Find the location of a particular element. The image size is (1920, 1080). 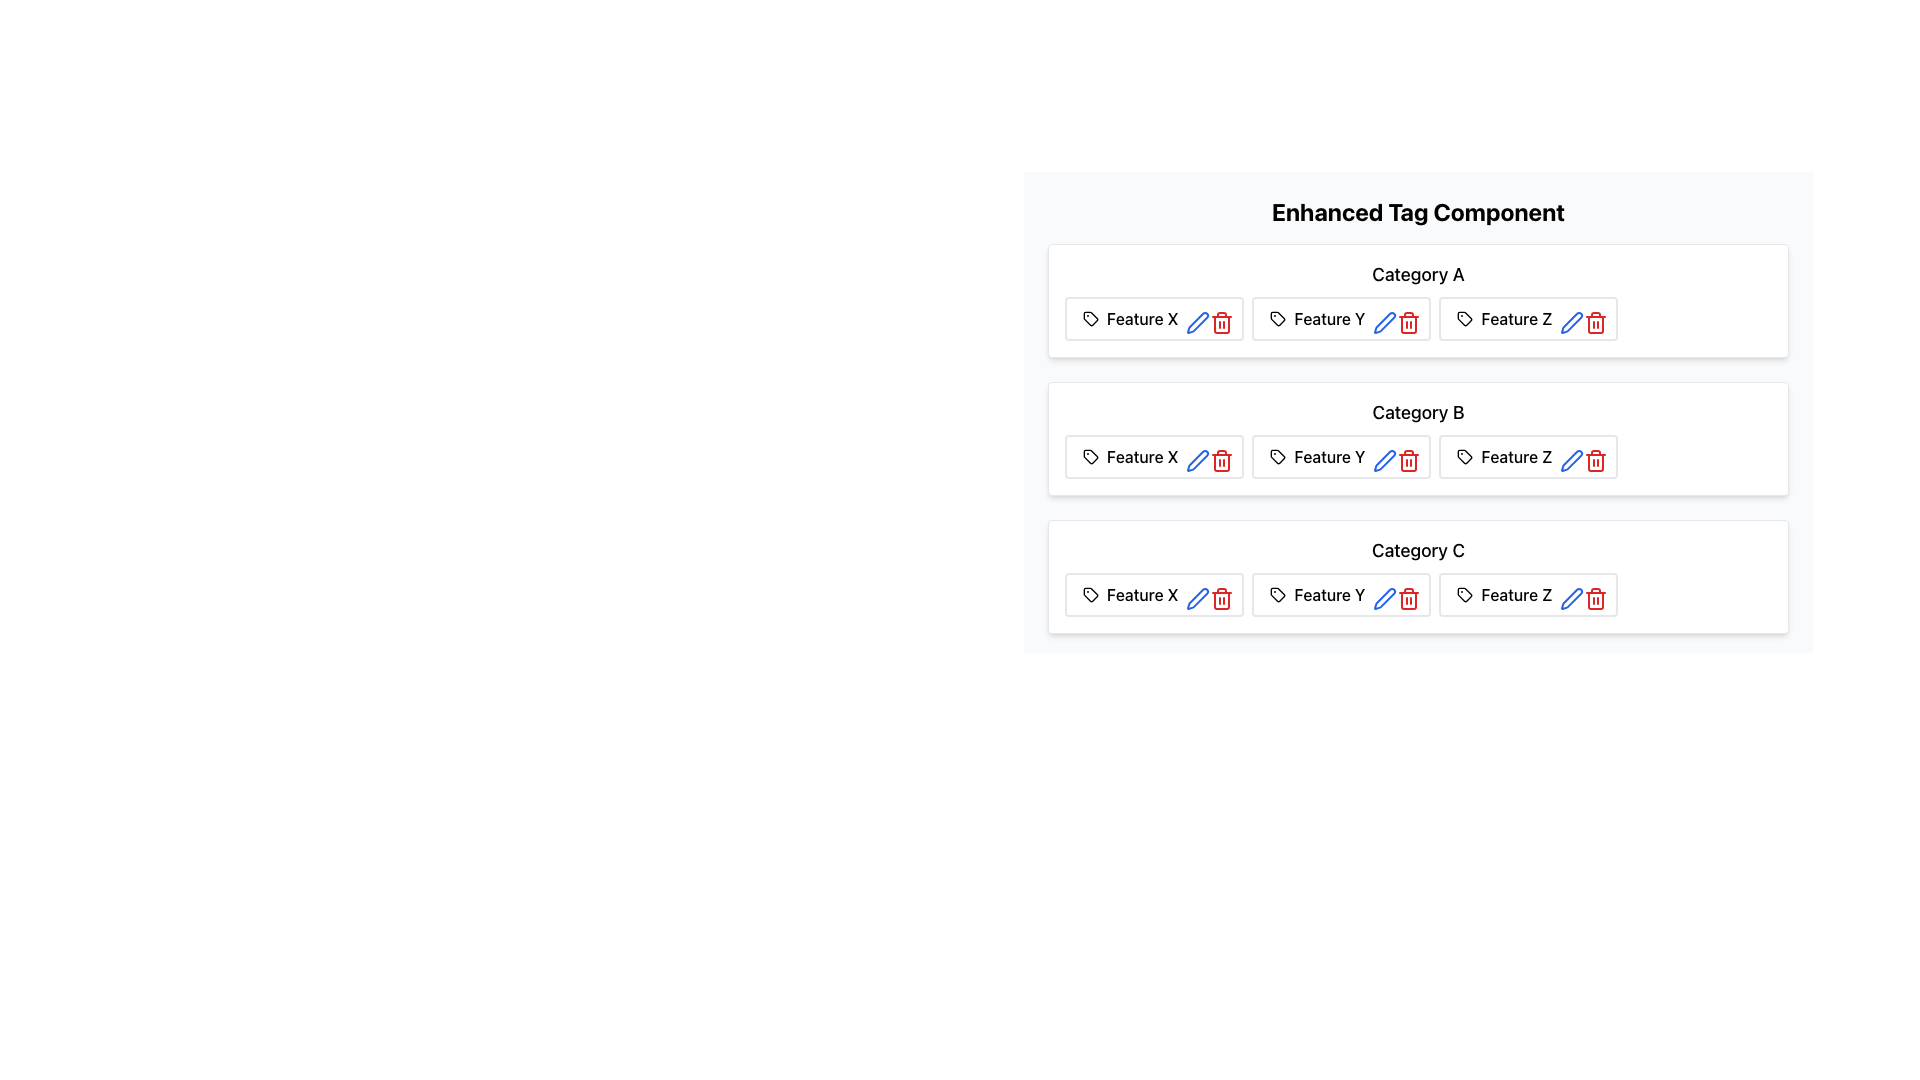

the SVG graphical tag icon located to the immediate left of the 'Feature Z' label in the 'Category C' section is located at coordinates (1465, 593).